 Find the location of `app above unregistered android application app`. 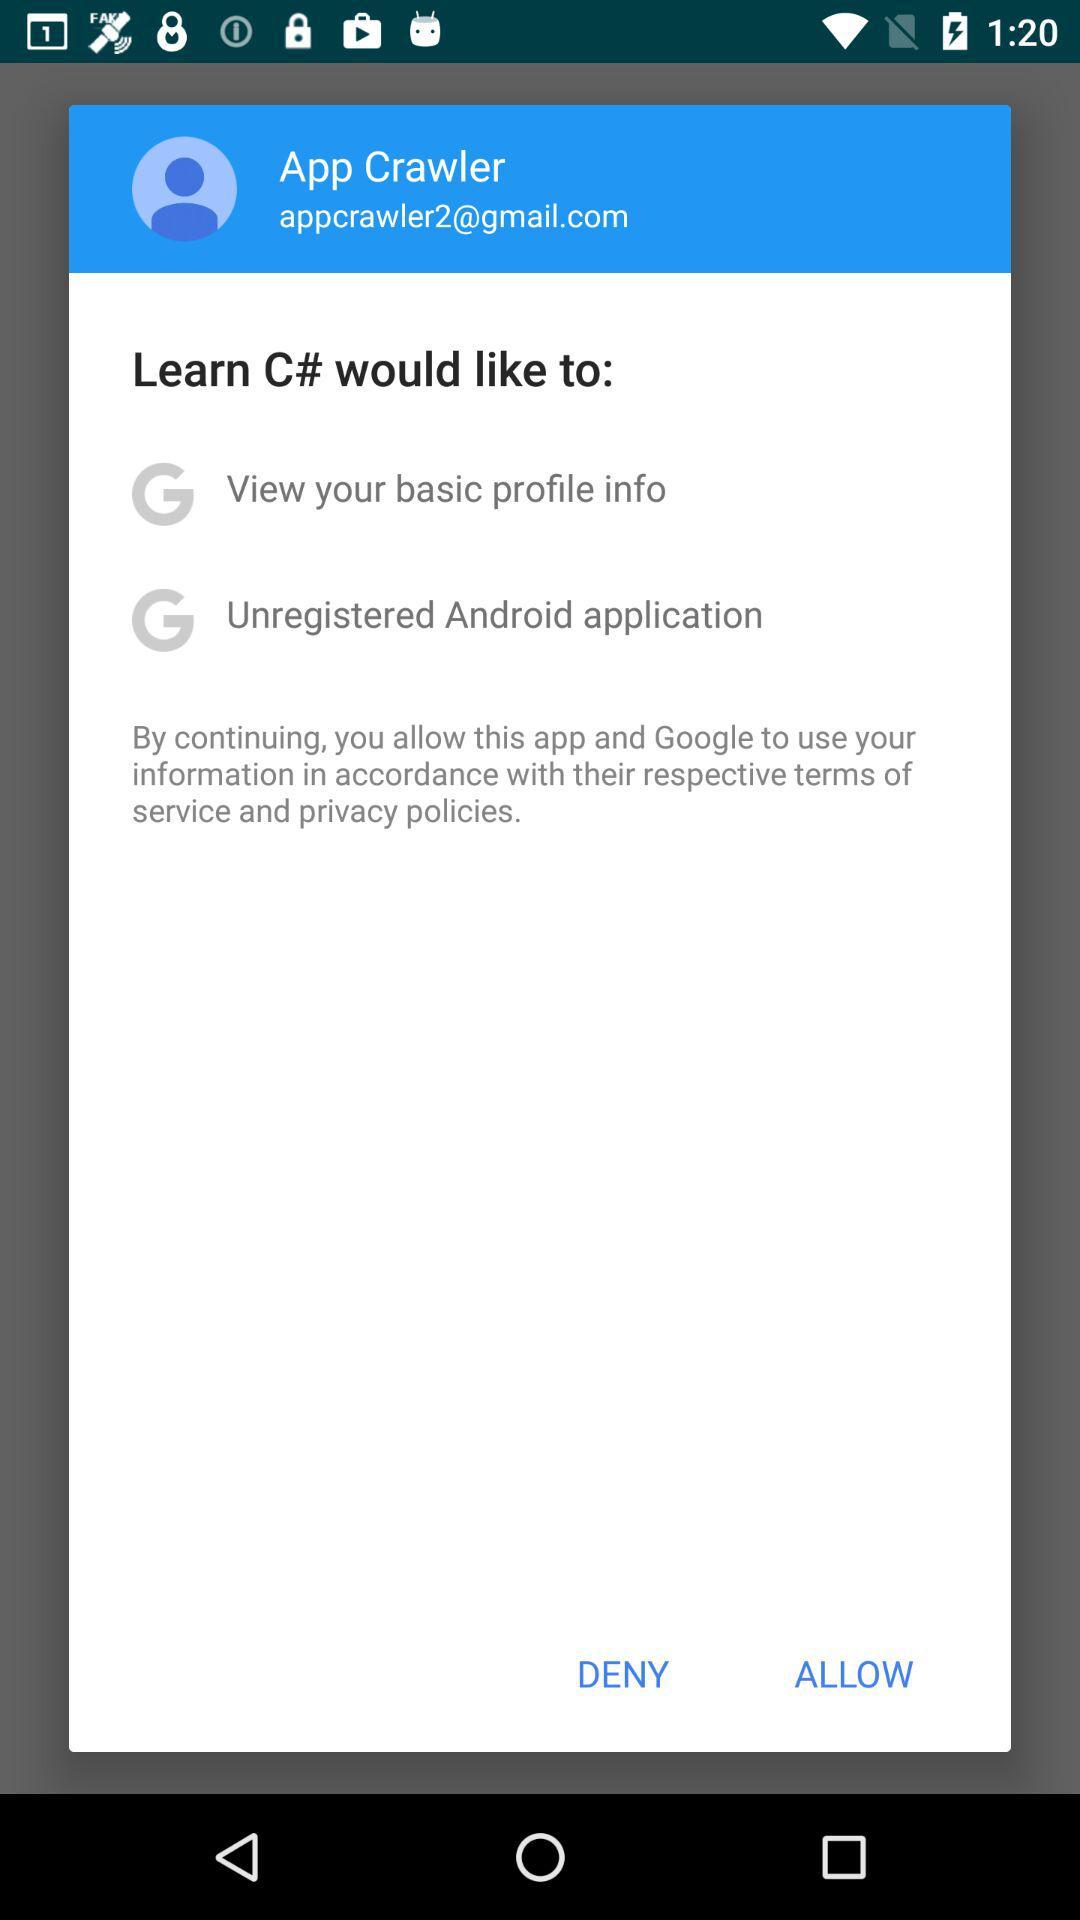

app above unregistered android application app is located at coordinates (445, 487).